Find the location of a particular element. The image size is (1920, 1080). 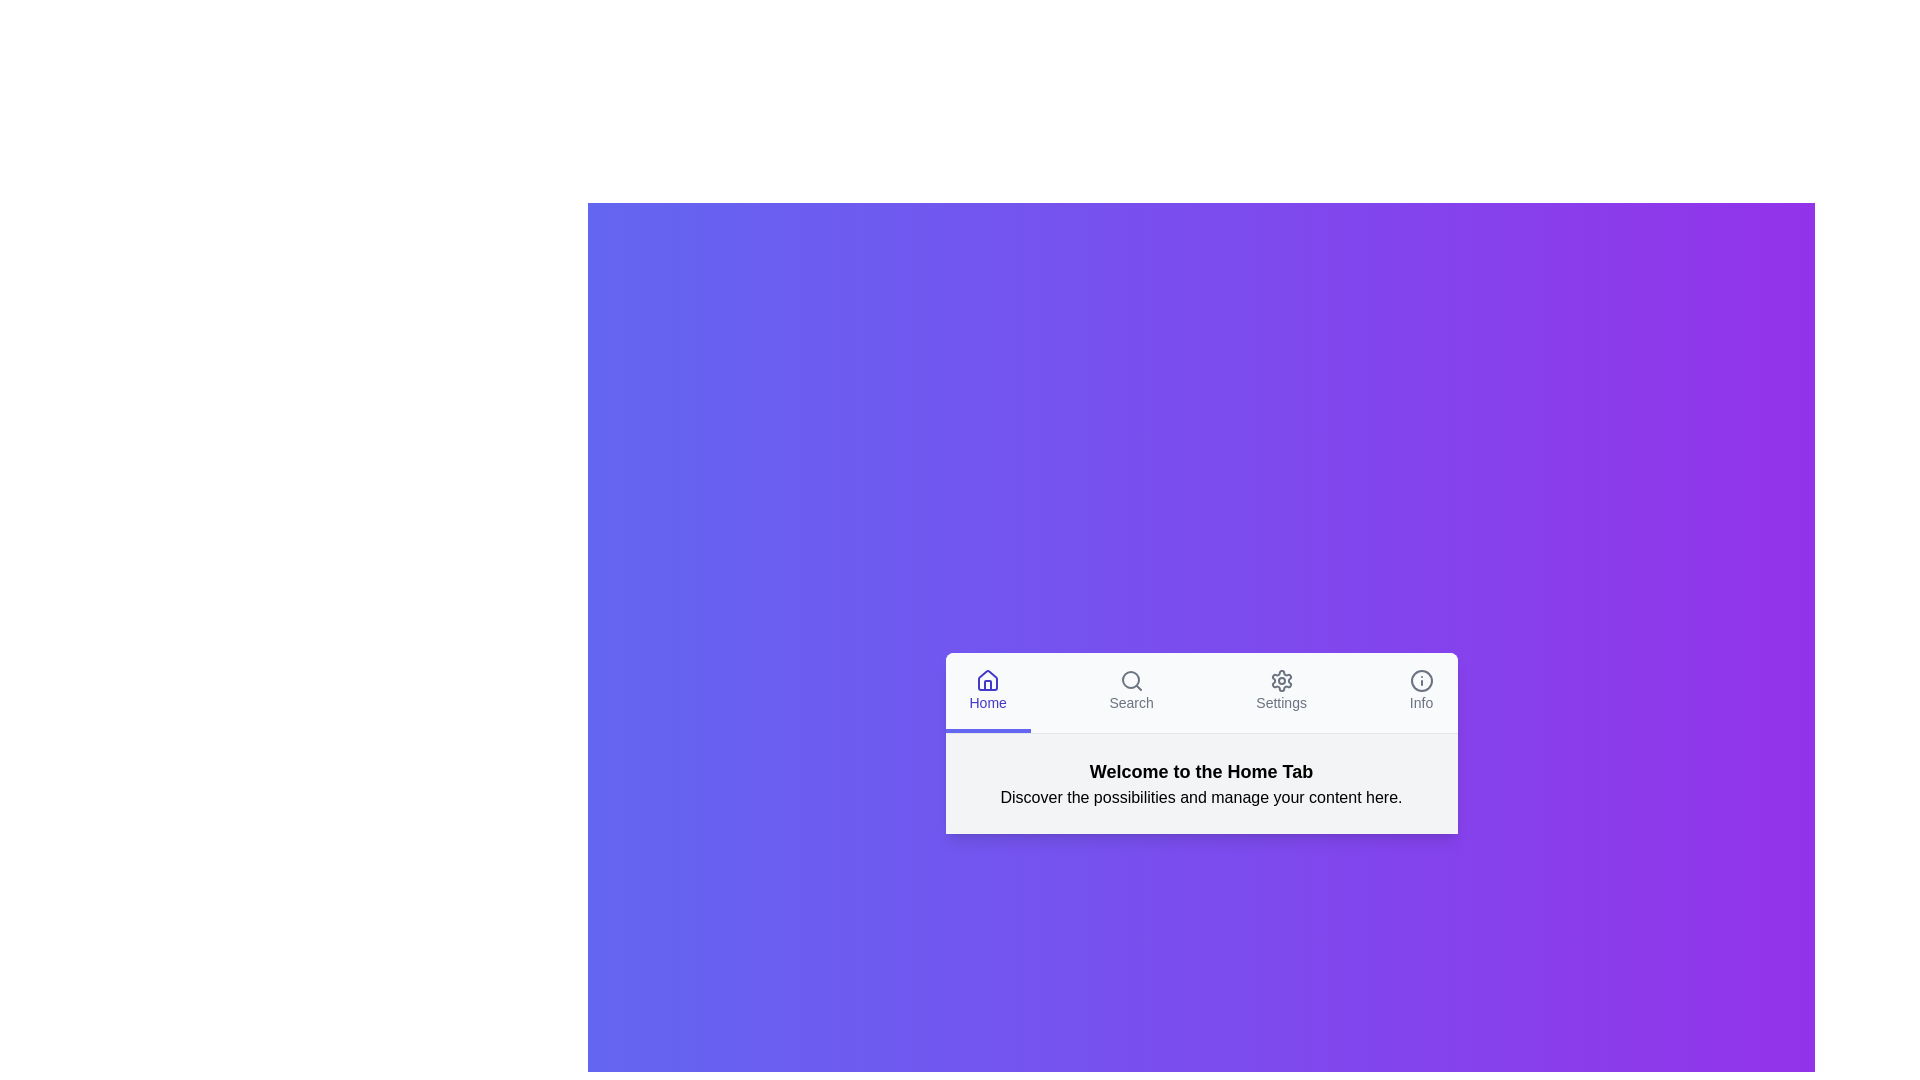

the SVG Circle that serves as the outermost boundary of the 'Info' icon located in the top-right section of the bottom menu bar is located at coordinates (1420, 679).